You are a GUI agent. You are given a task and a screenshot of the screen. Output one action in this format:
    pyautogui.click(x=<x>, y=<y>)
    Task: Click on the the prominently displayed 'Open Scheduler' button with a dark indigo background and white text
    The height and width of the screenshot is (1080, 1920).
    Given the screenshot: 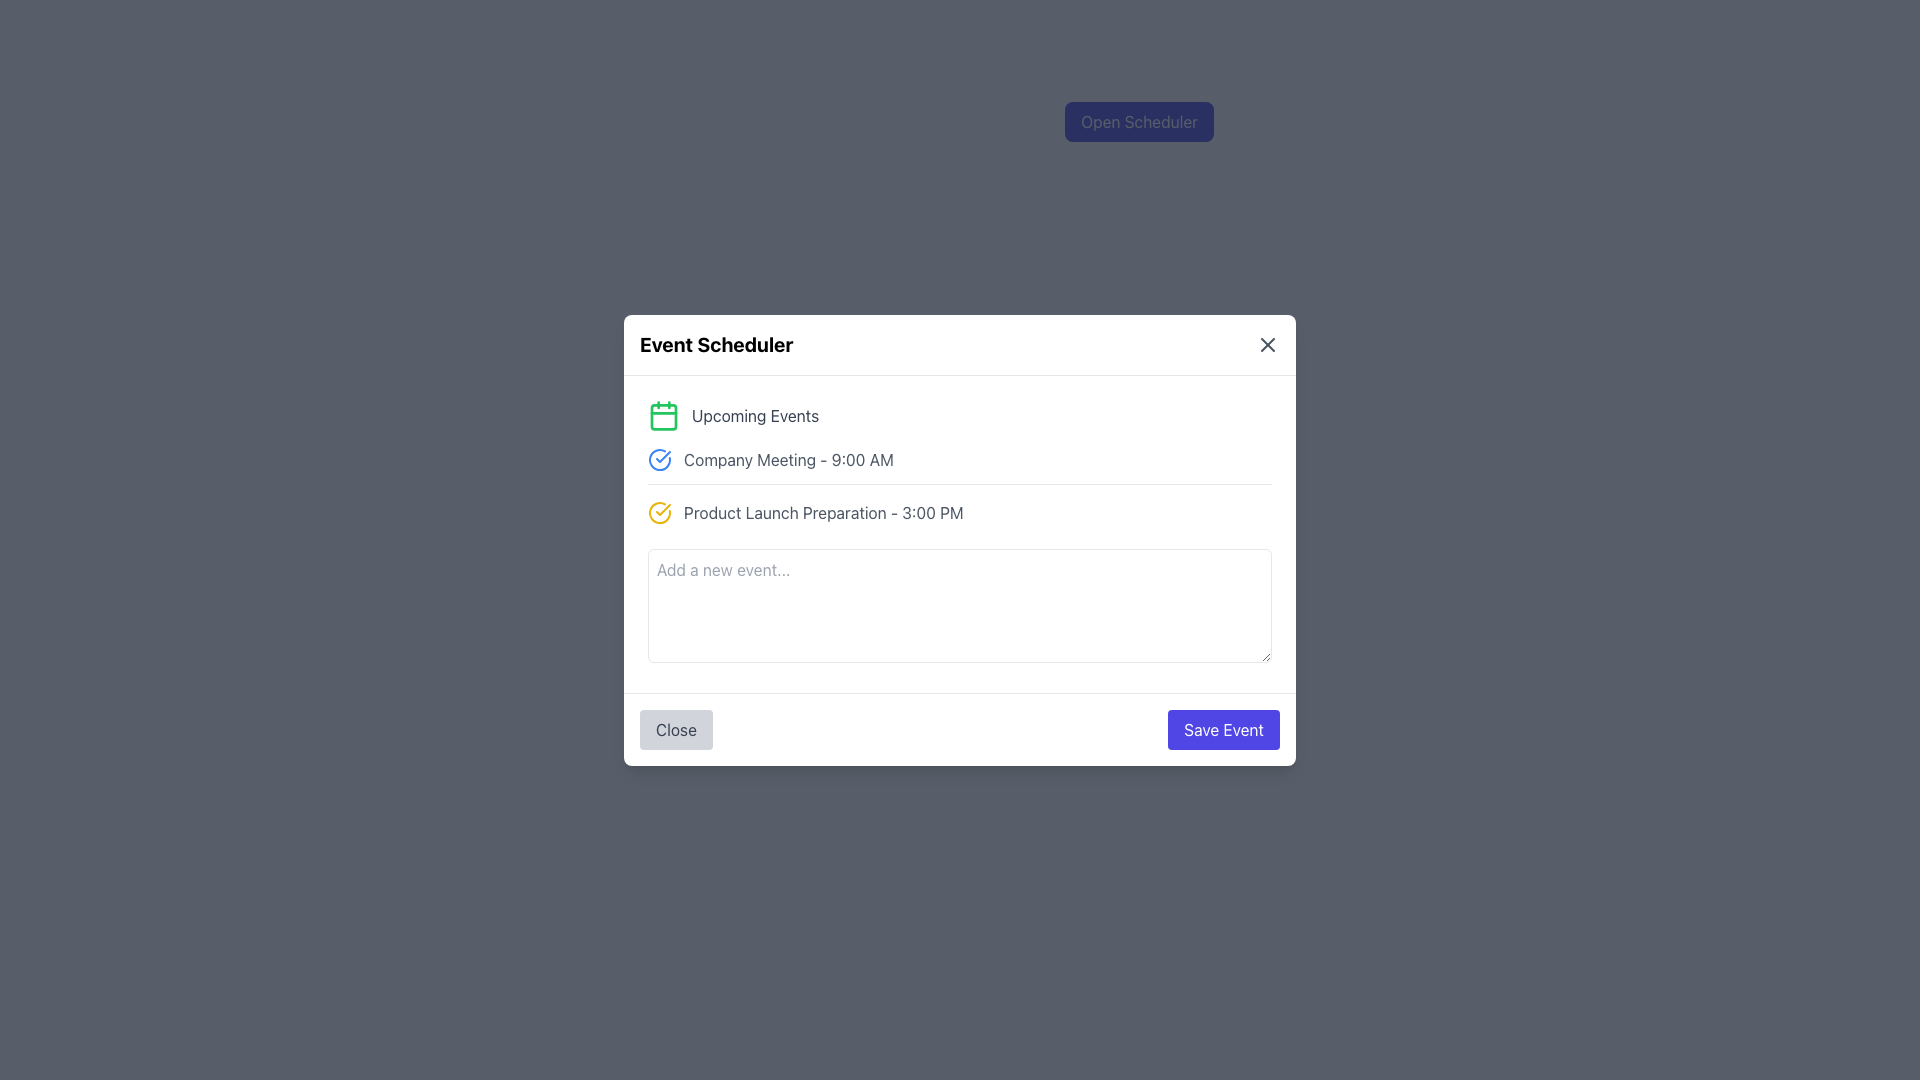 What is the action you would take?
    pyautogui.click(x=1139, y=122)
    